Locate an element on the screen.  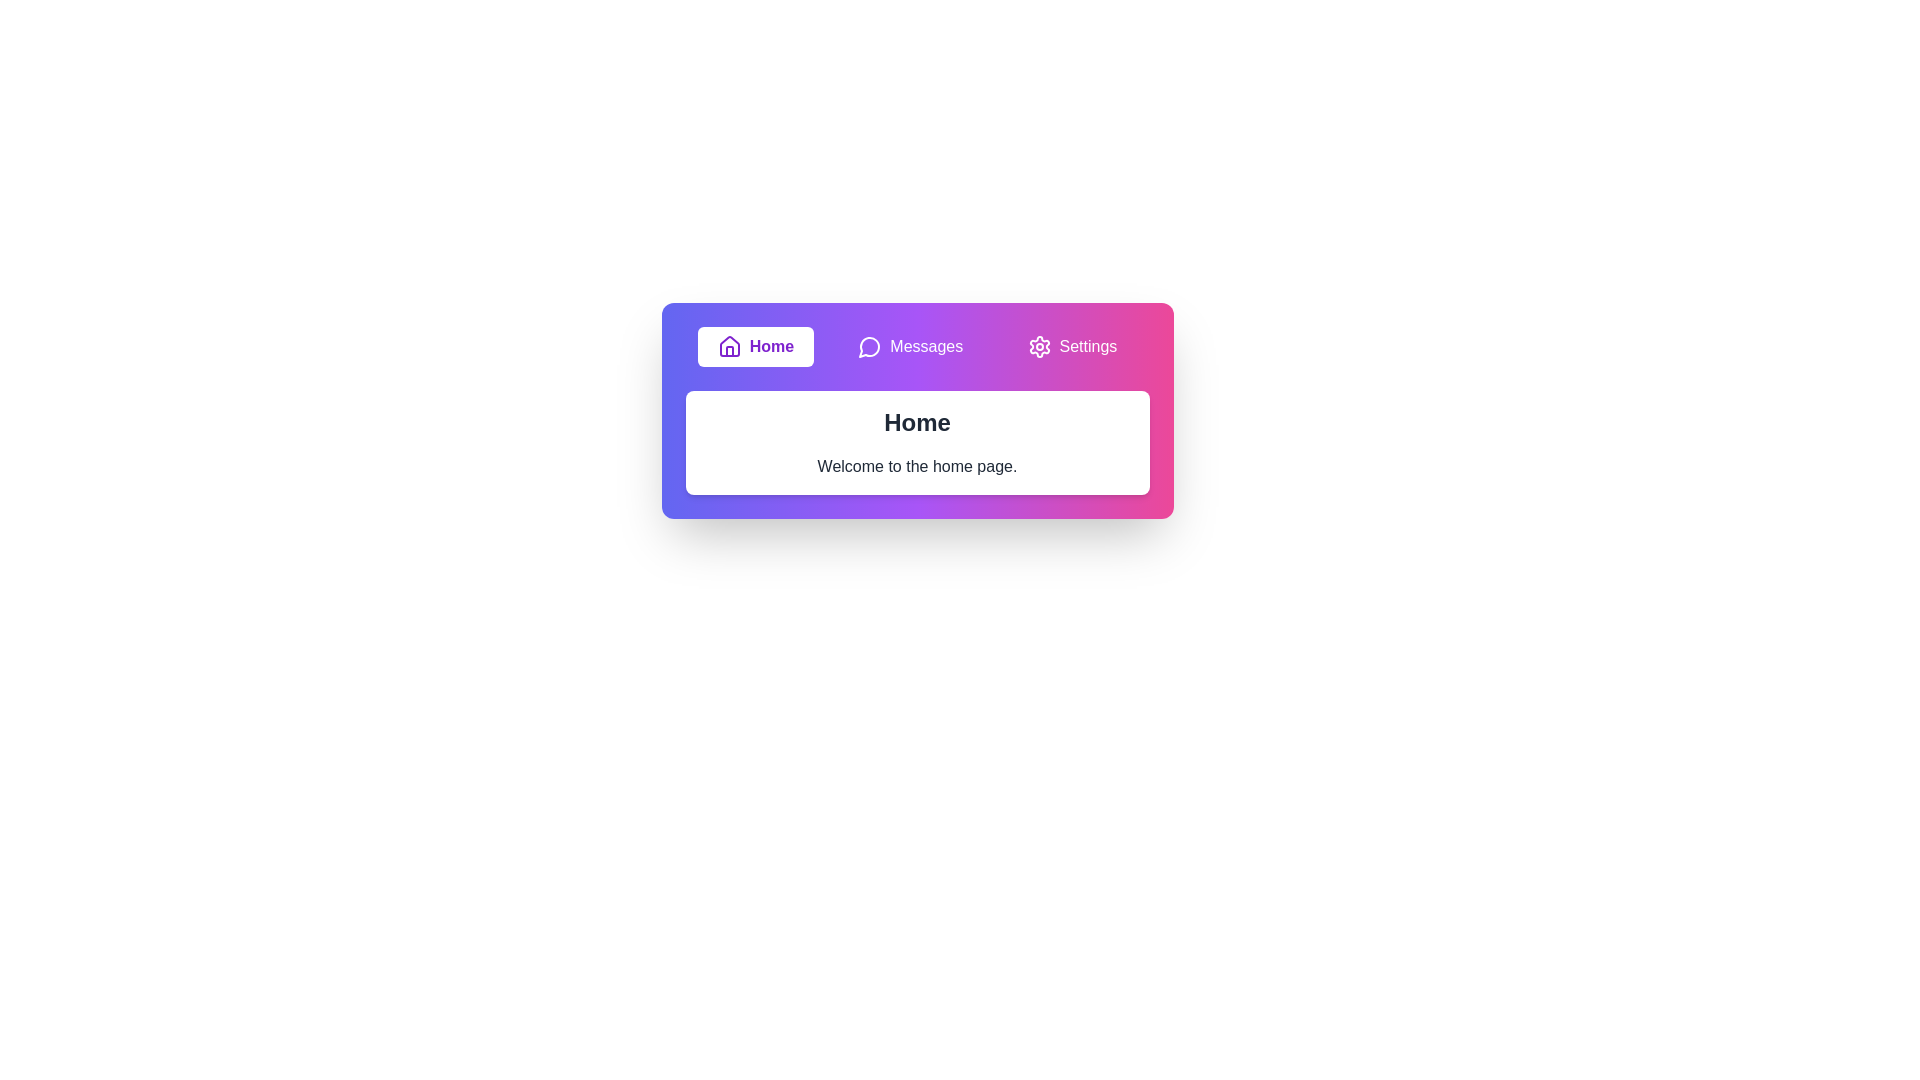
the 'Home' text label, which is displayed in purple color and is styled with a standard sans-serif font is located at coordinates (770, 346).